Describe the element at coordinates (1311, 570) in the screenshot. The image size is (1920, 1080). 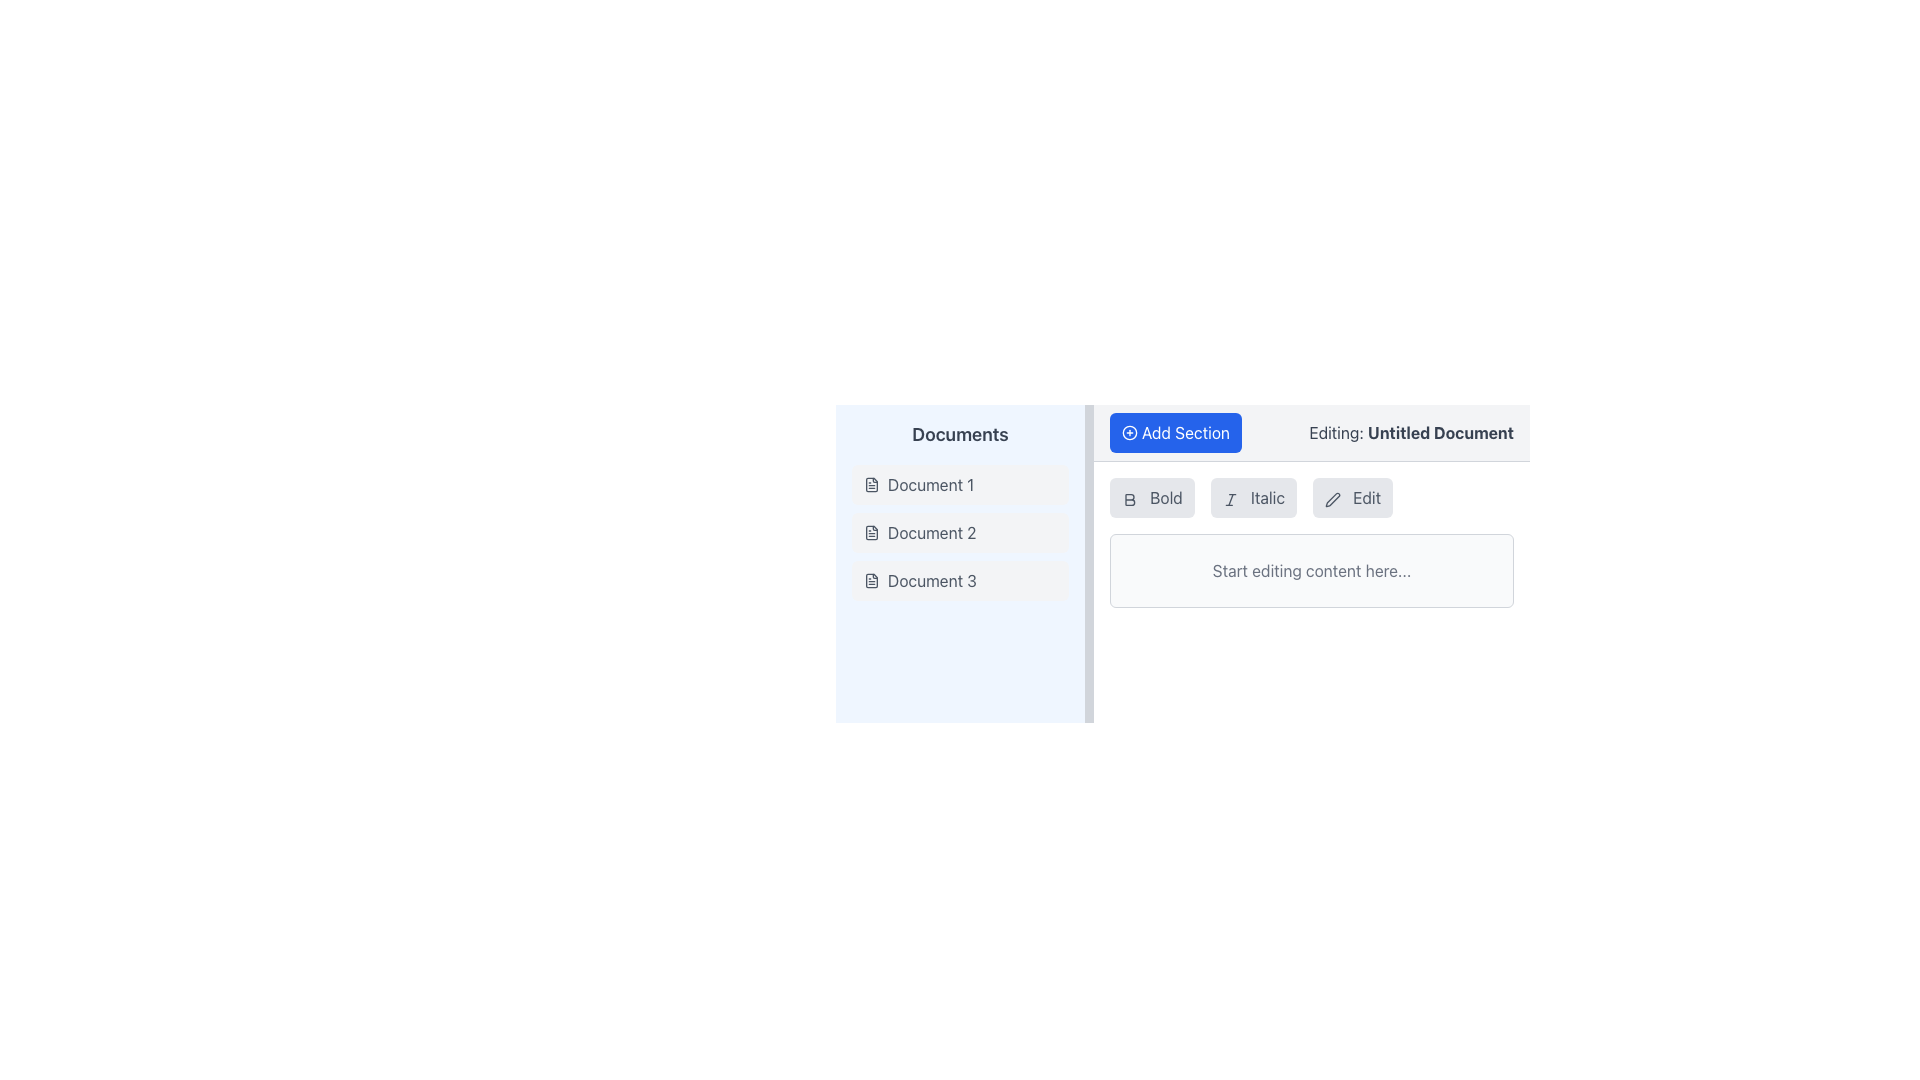
I see `the Content Editing Placeholder, which is the prominent text input area located below the 'Bold', 'Italic', and 'Edit' buttons, to focus for editing` at that location.